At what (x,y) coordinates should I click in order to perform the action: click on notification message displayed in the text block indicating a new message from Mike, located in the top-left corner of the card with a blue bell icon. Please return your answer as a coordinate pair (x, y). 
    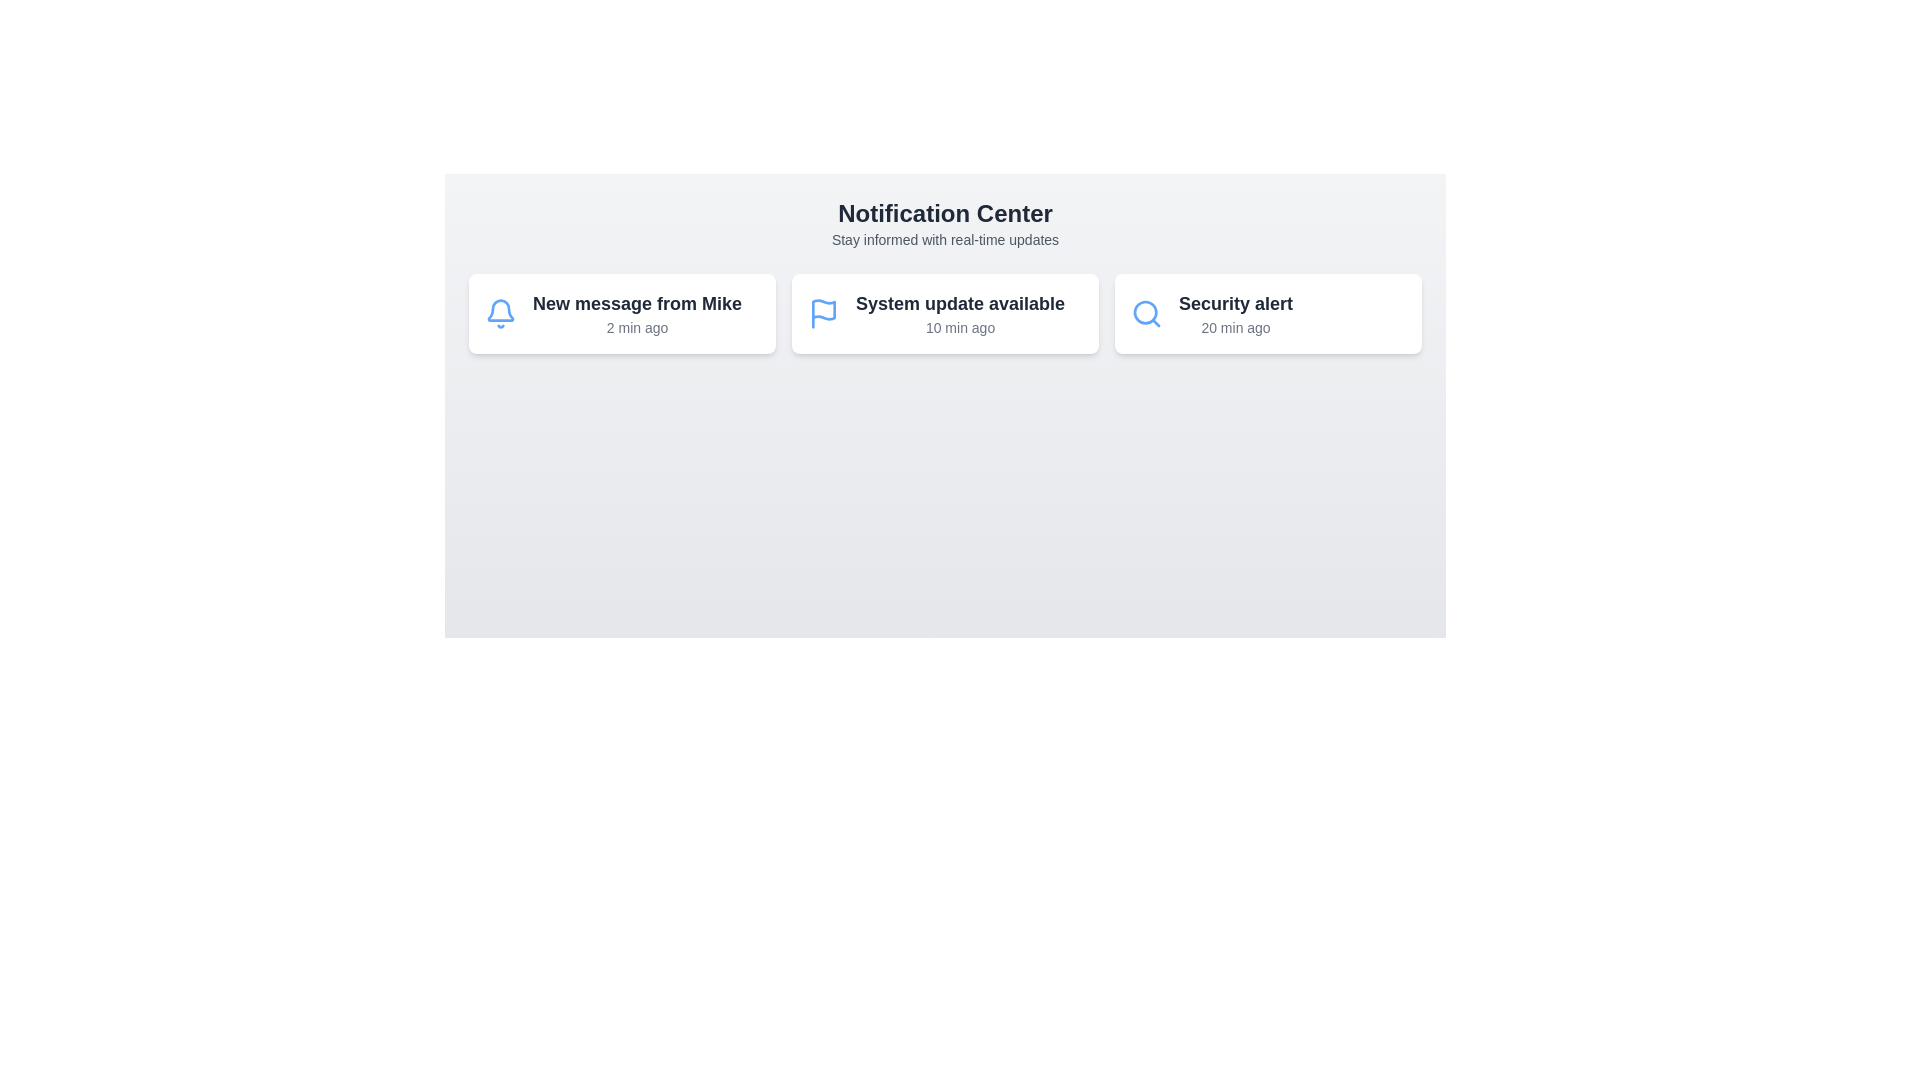
    Looking at the image, I should click on (636, 313).